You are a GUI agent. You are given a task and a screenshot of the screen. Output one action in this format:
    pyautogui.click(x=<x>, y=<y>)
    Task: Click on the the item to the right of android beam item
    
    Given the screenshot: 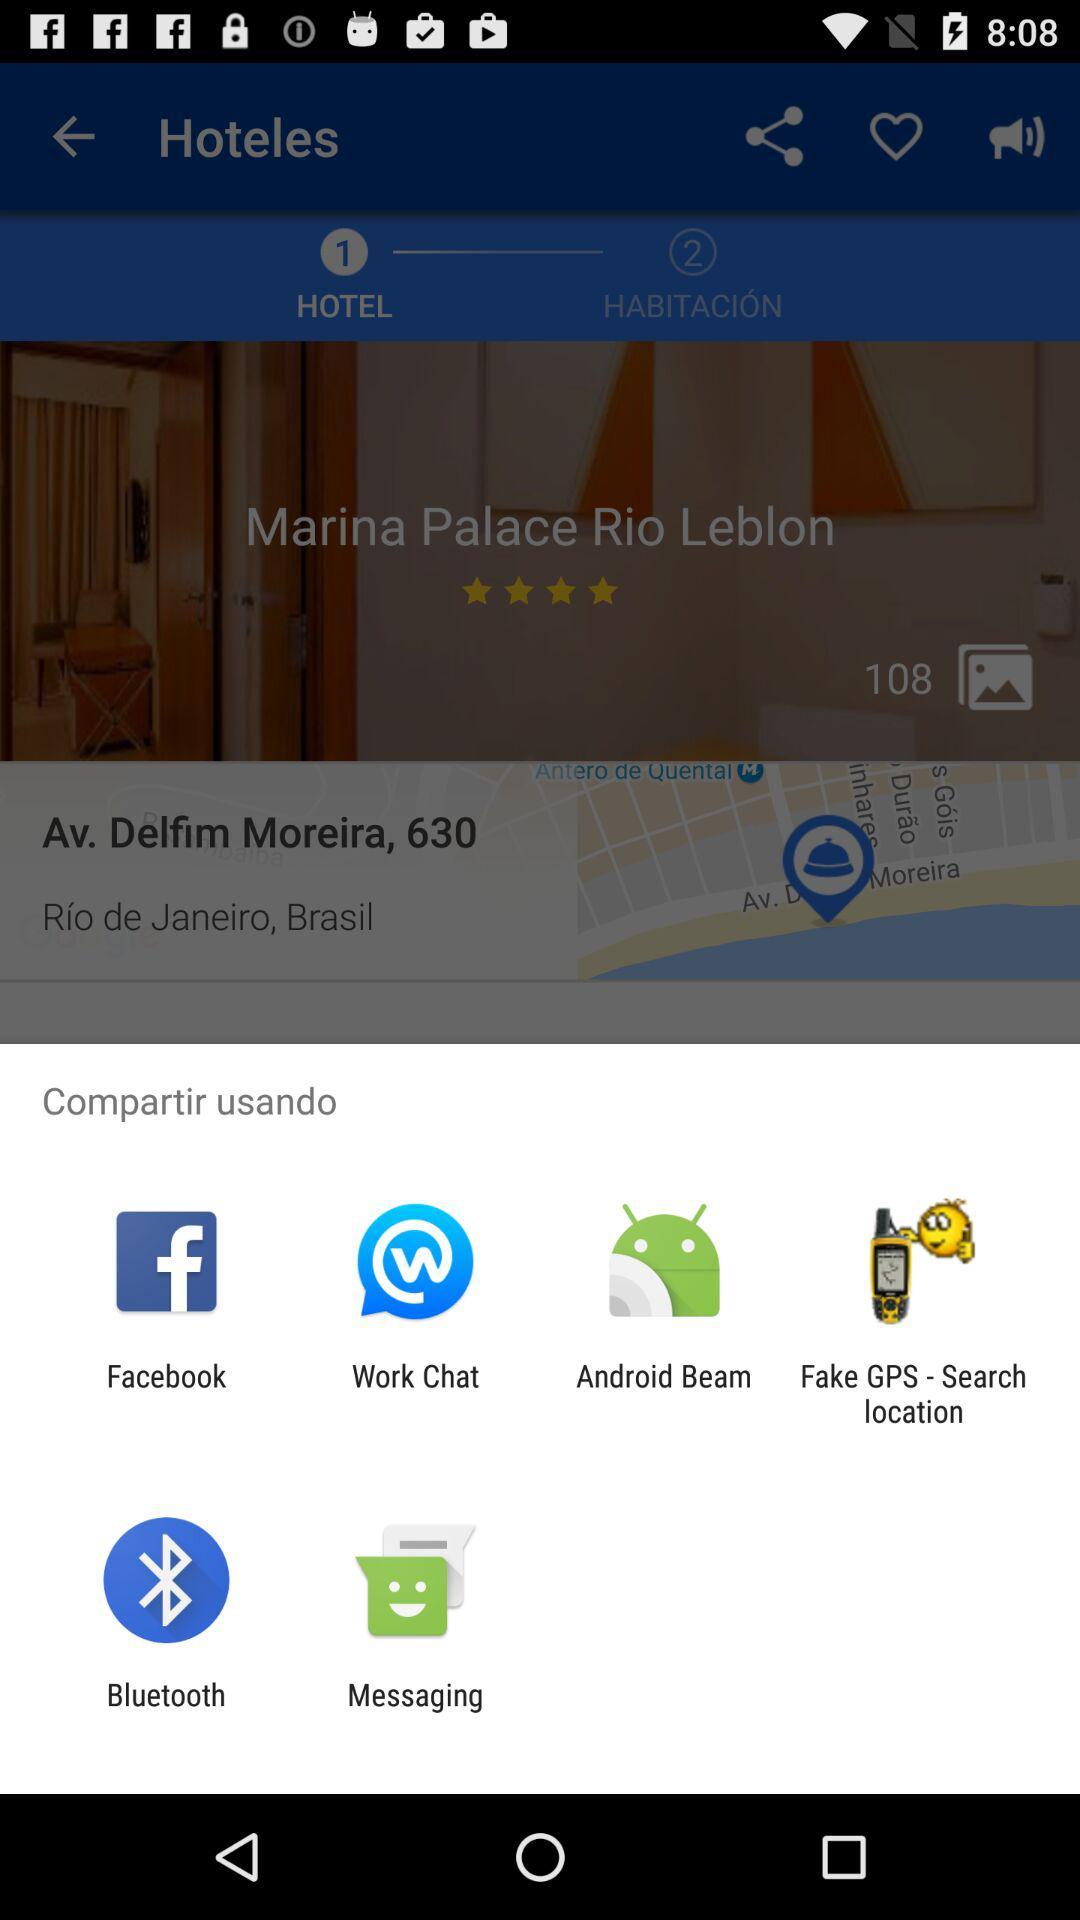 What is the action you would take?
    pyautogui.click(x=913, y=1392)
    